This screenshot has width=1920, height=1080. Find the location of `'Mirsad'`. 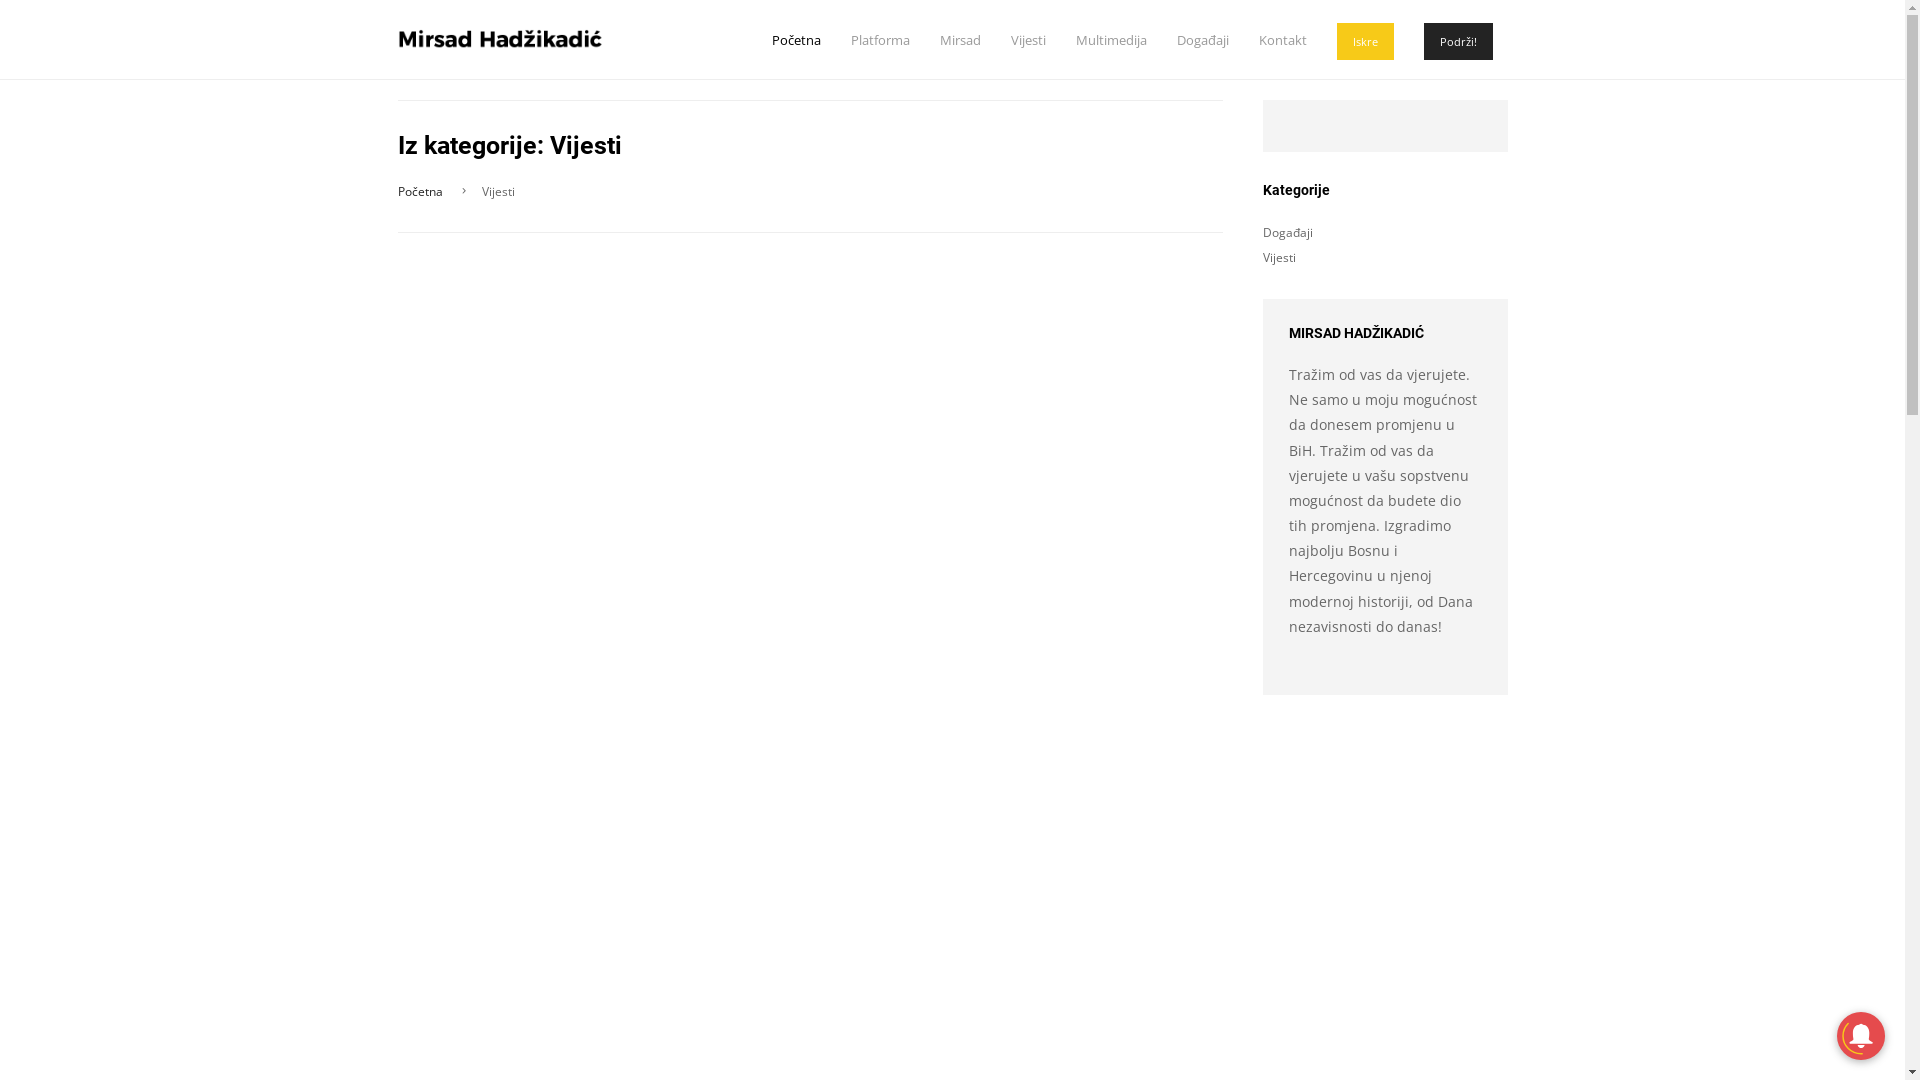

'Mirsad' is located at coordinates (960, 39).